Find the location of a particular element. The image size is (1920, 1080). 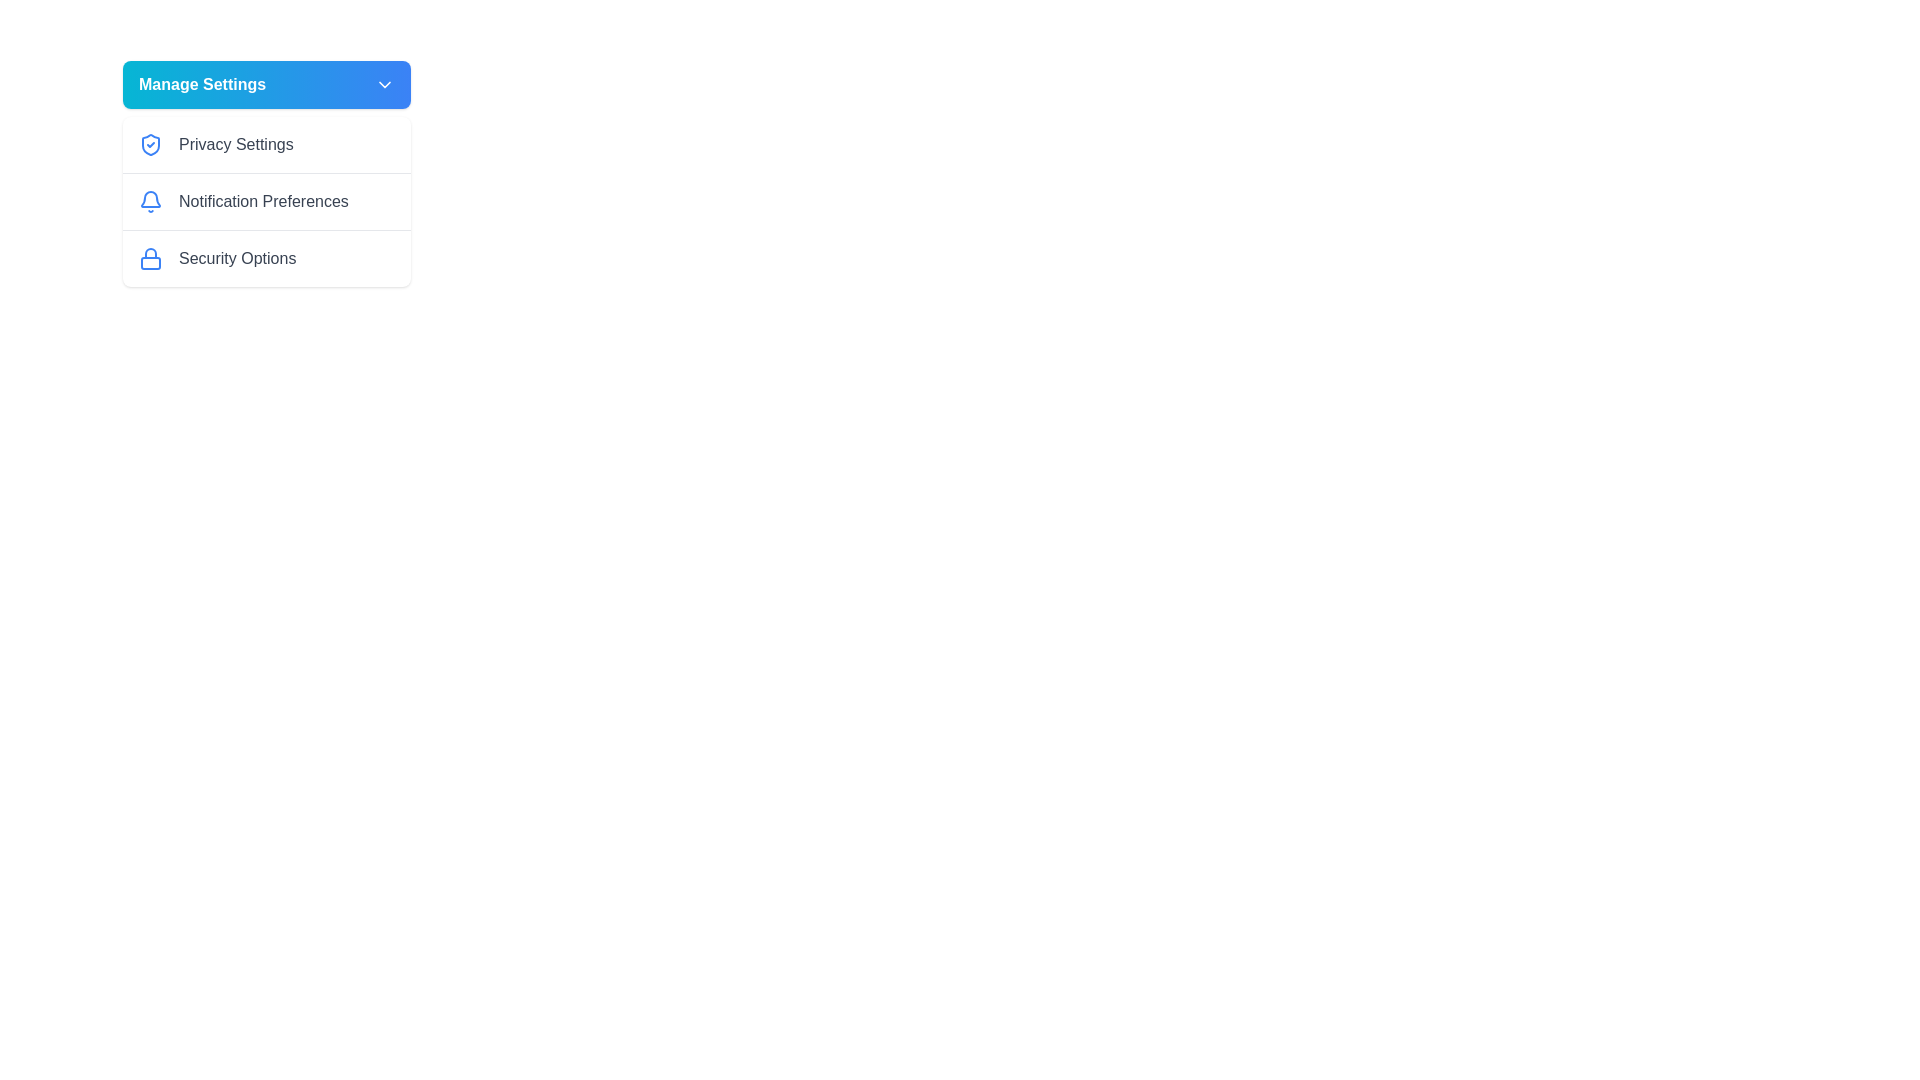

the second entry of the dropdown menu under 'Manage Settings' to navigate via keyboard is located at coordinates (266, 201).